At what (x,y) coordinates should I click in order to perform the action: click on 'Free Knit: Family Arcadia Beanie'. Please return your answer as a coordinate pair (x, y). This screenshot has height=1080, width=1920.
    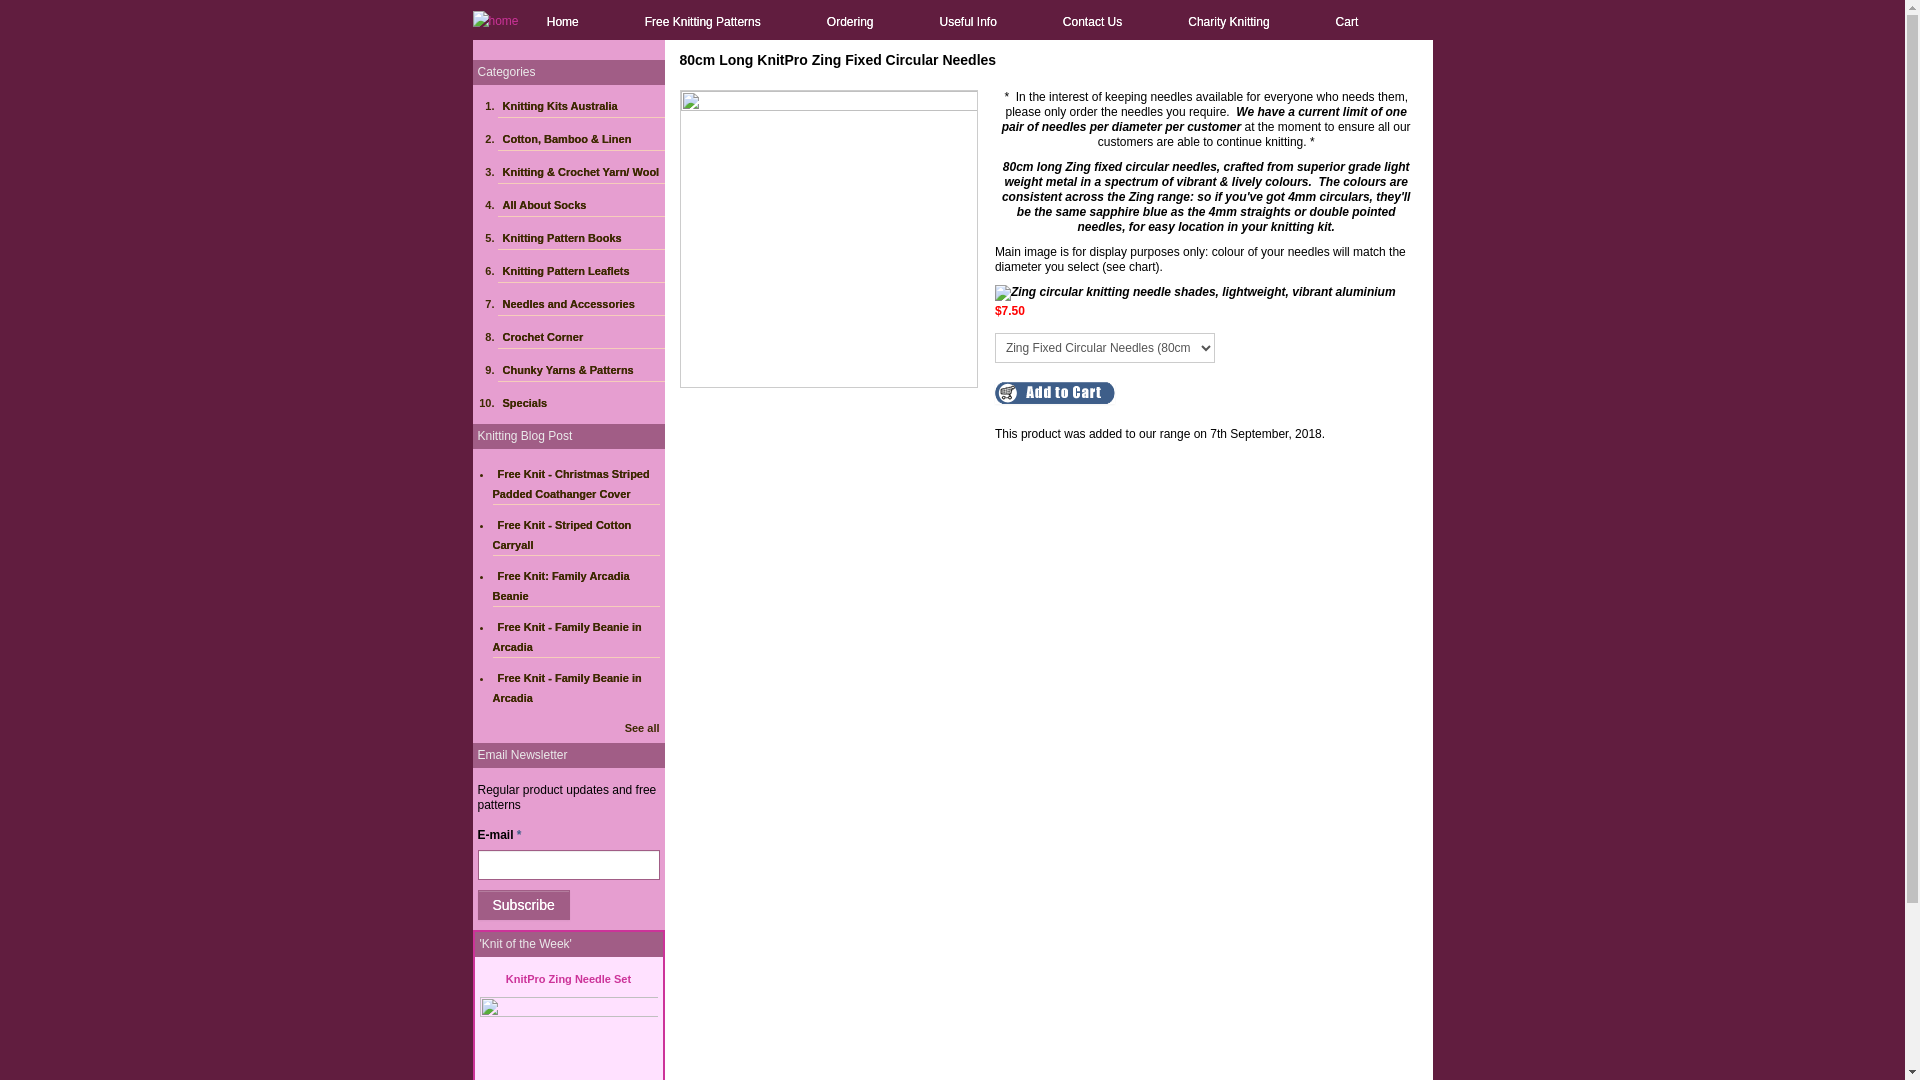
    Looking at the image, I should click on (560, 585).